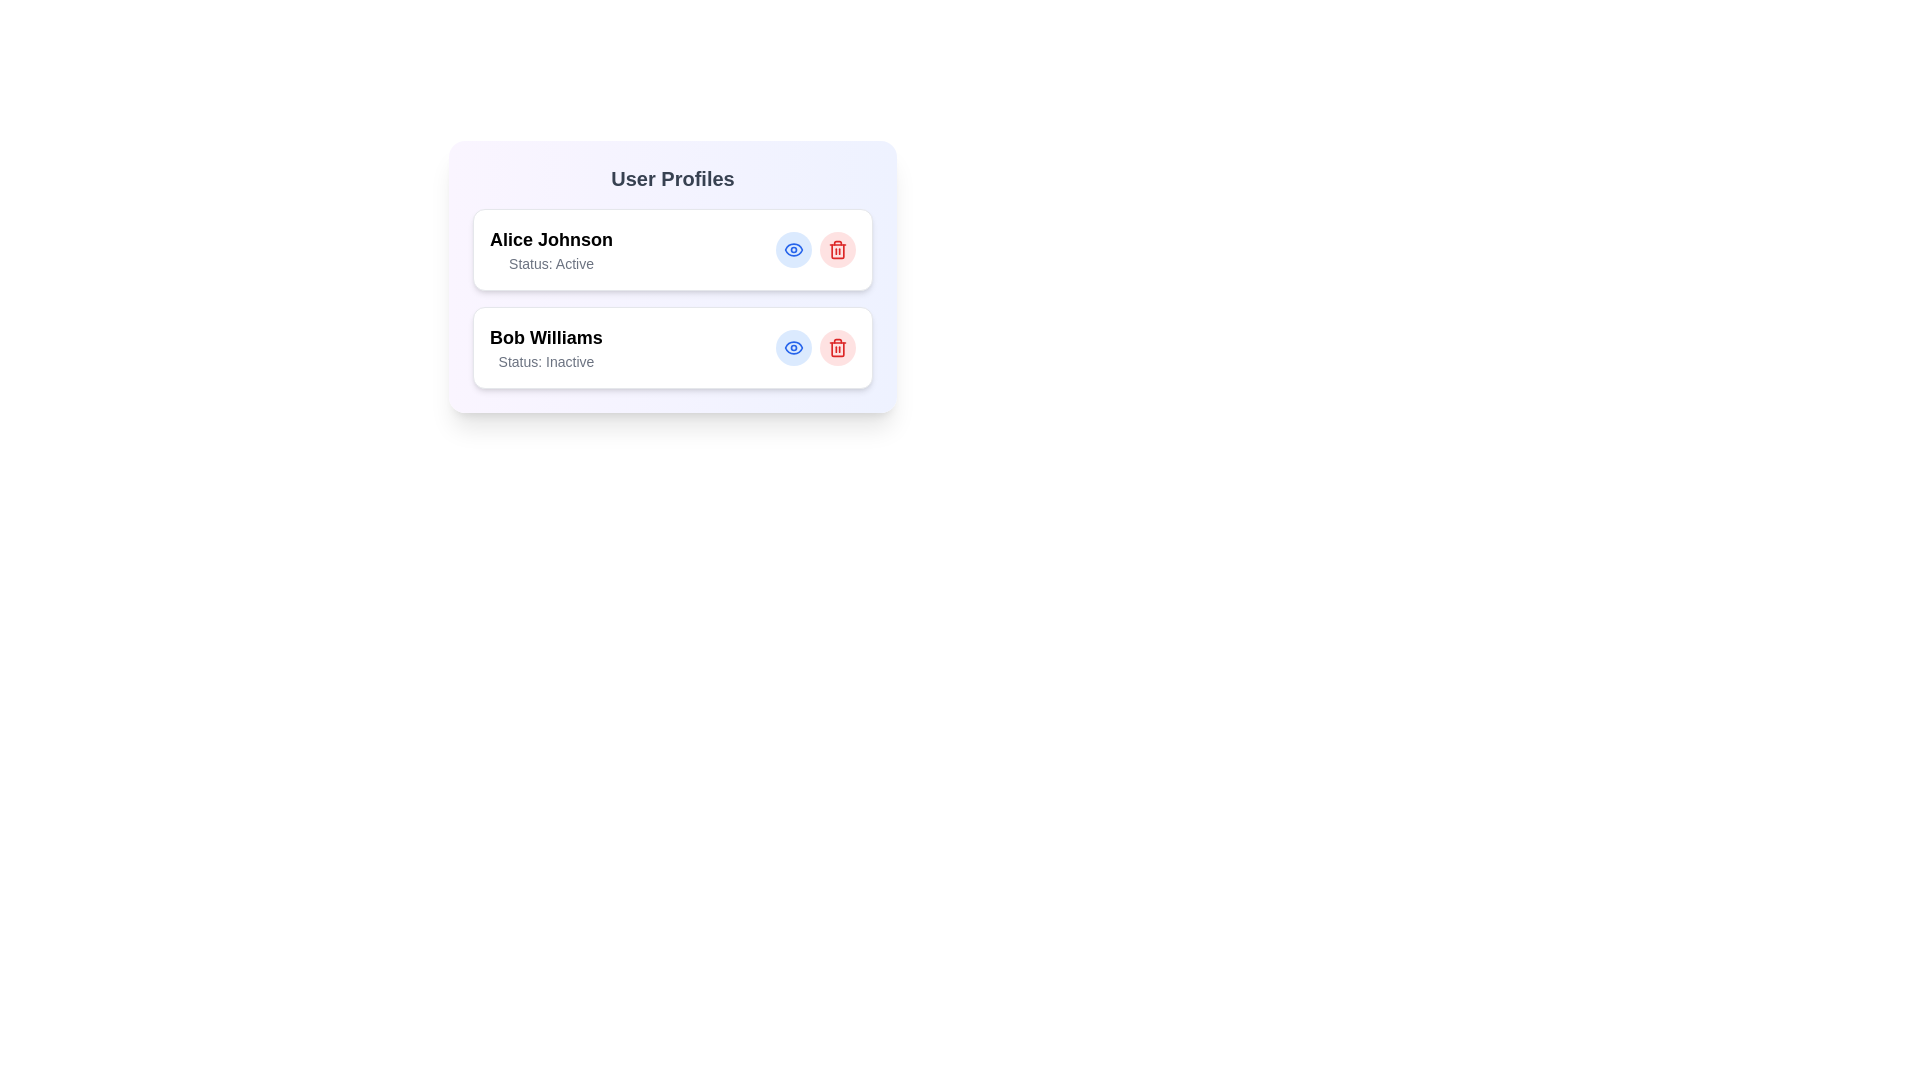 This screenshot has width=1920, height=1080. I want to click on the eye icon to view the profile of Alice Johnson, so click(792, 249).